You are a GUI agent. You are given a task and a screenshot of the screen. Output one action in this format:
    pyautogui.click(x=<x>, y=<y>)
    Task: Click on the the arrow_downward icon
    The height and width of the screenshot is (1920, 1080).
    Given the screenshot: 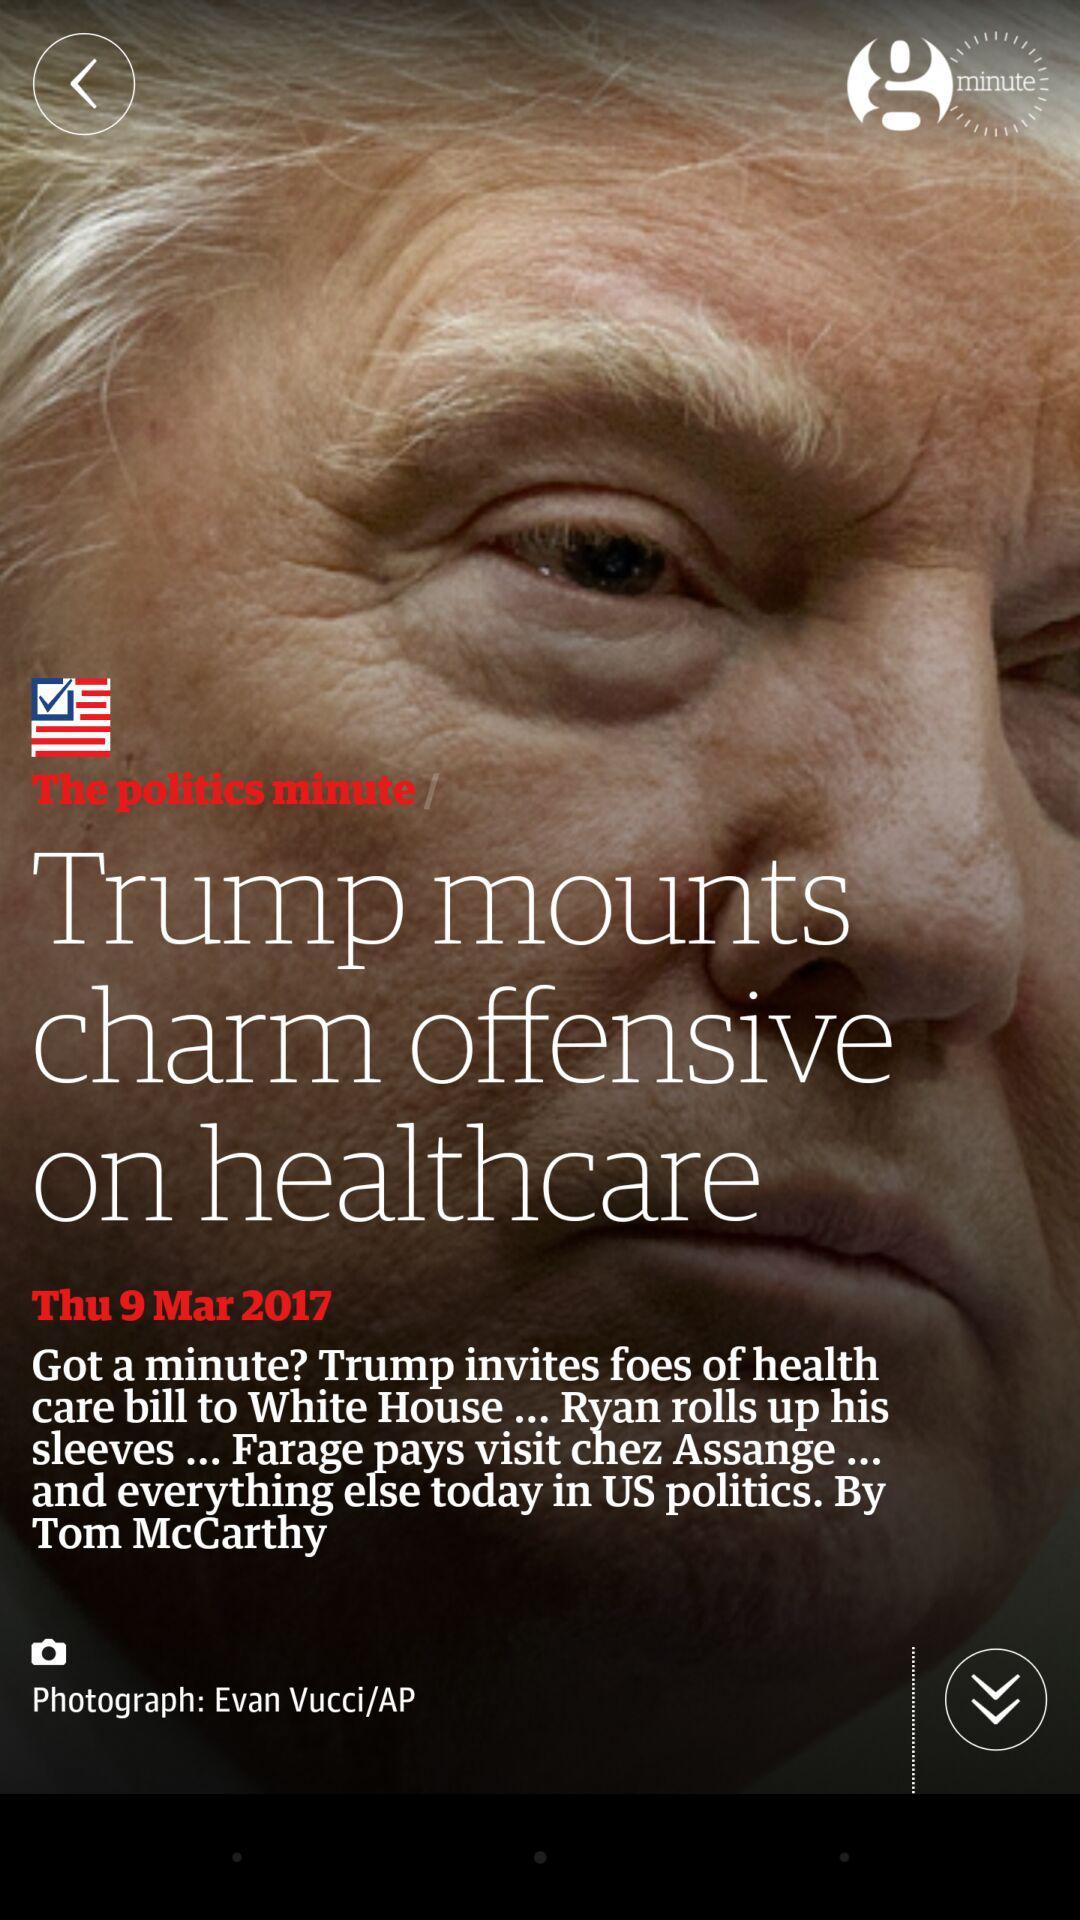 What is the action you would take?
    pyautogui.click(x=995, y=1698)
    